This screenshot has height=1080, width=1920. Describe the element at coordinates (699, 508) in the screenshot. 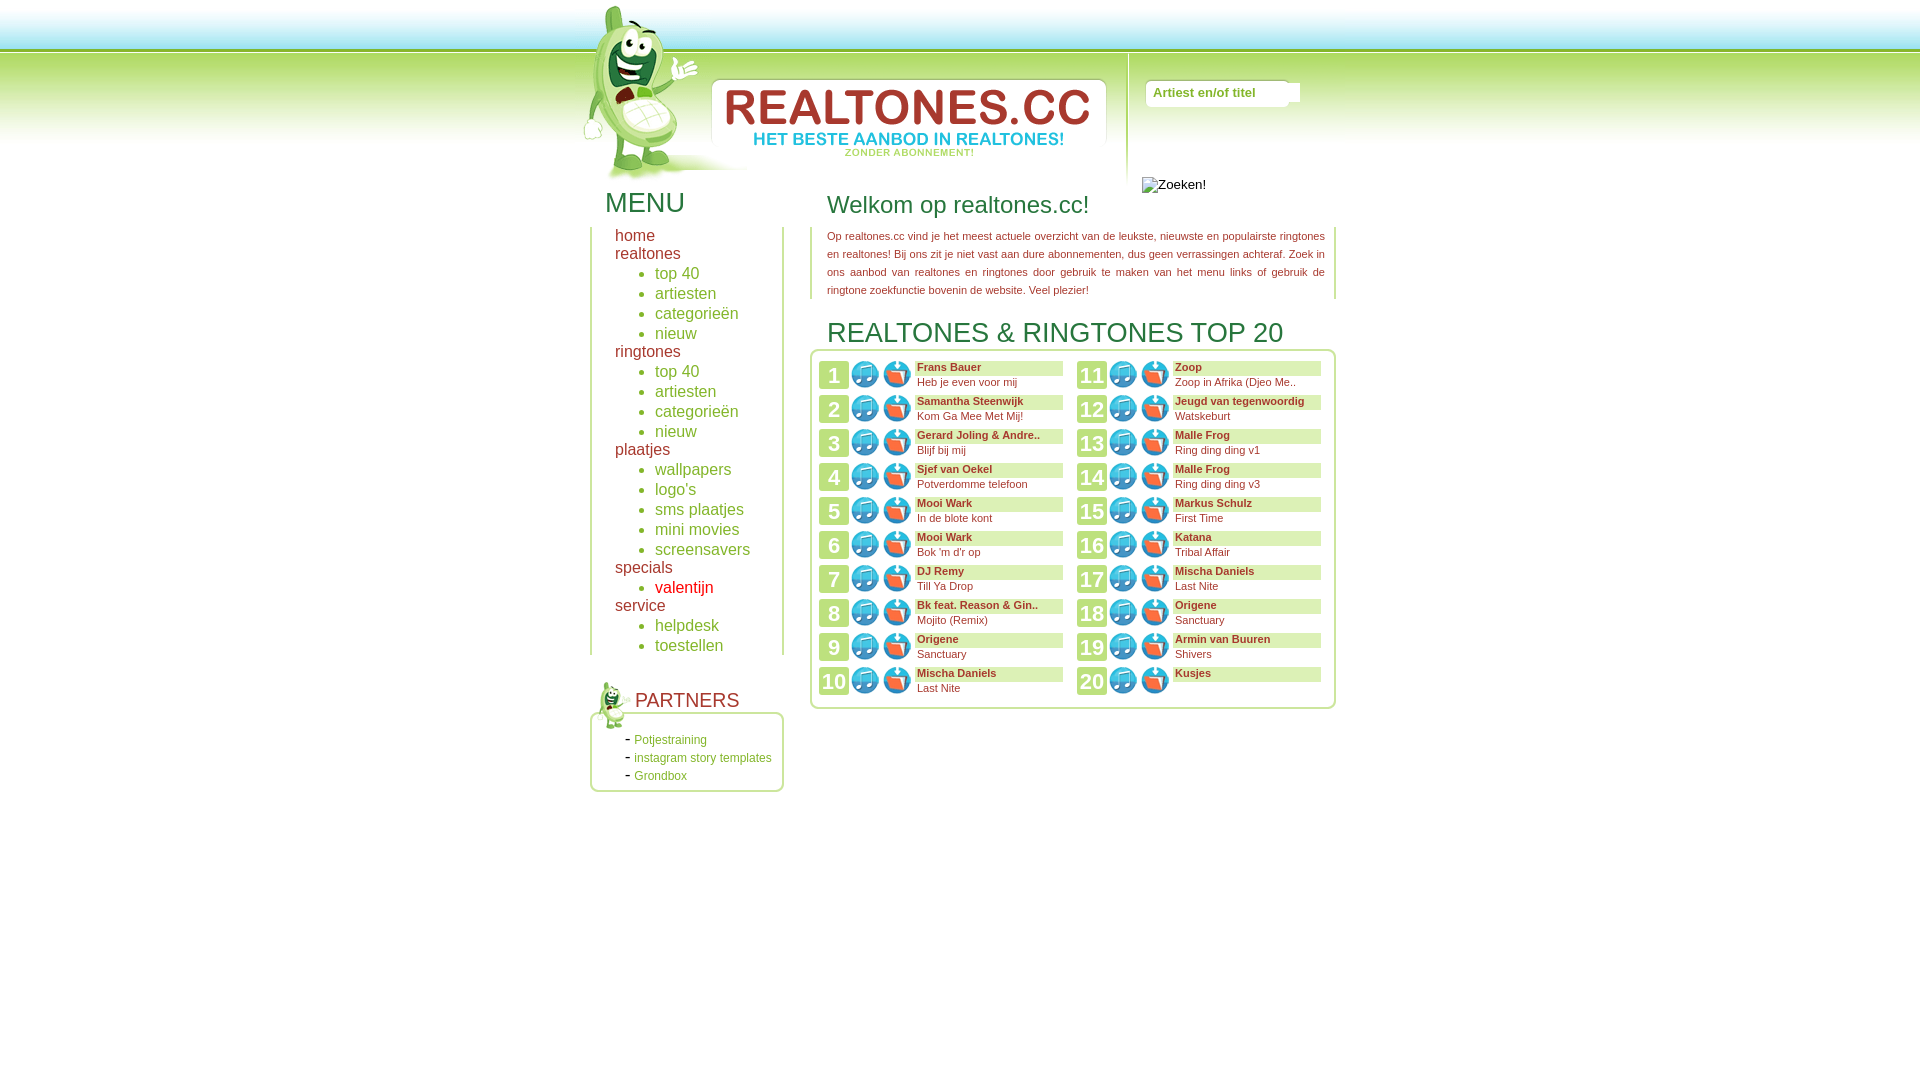

I see `'sms plaatjes'` at that location.